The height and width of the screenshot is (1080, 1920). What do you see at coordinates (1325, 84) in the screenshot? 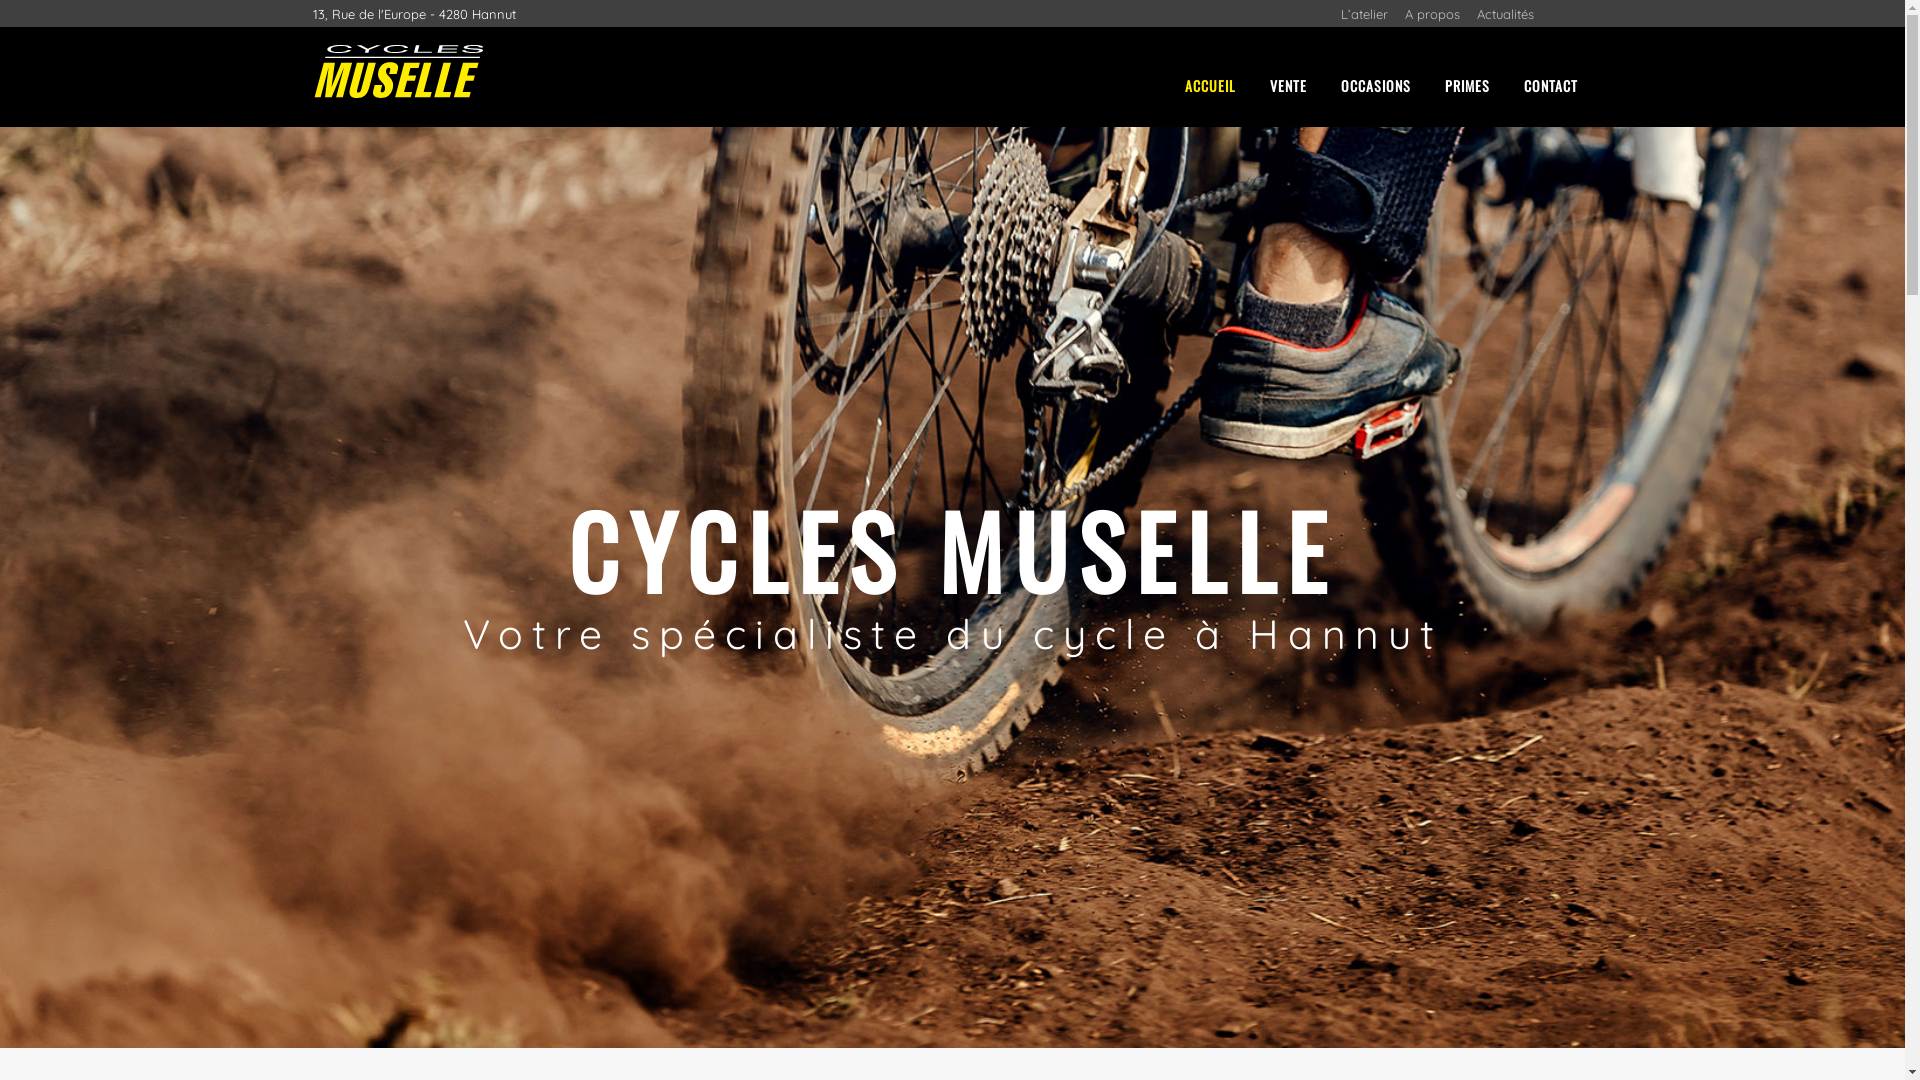
I see `'OCCASIONS'` at bounding box center [1325, 84].